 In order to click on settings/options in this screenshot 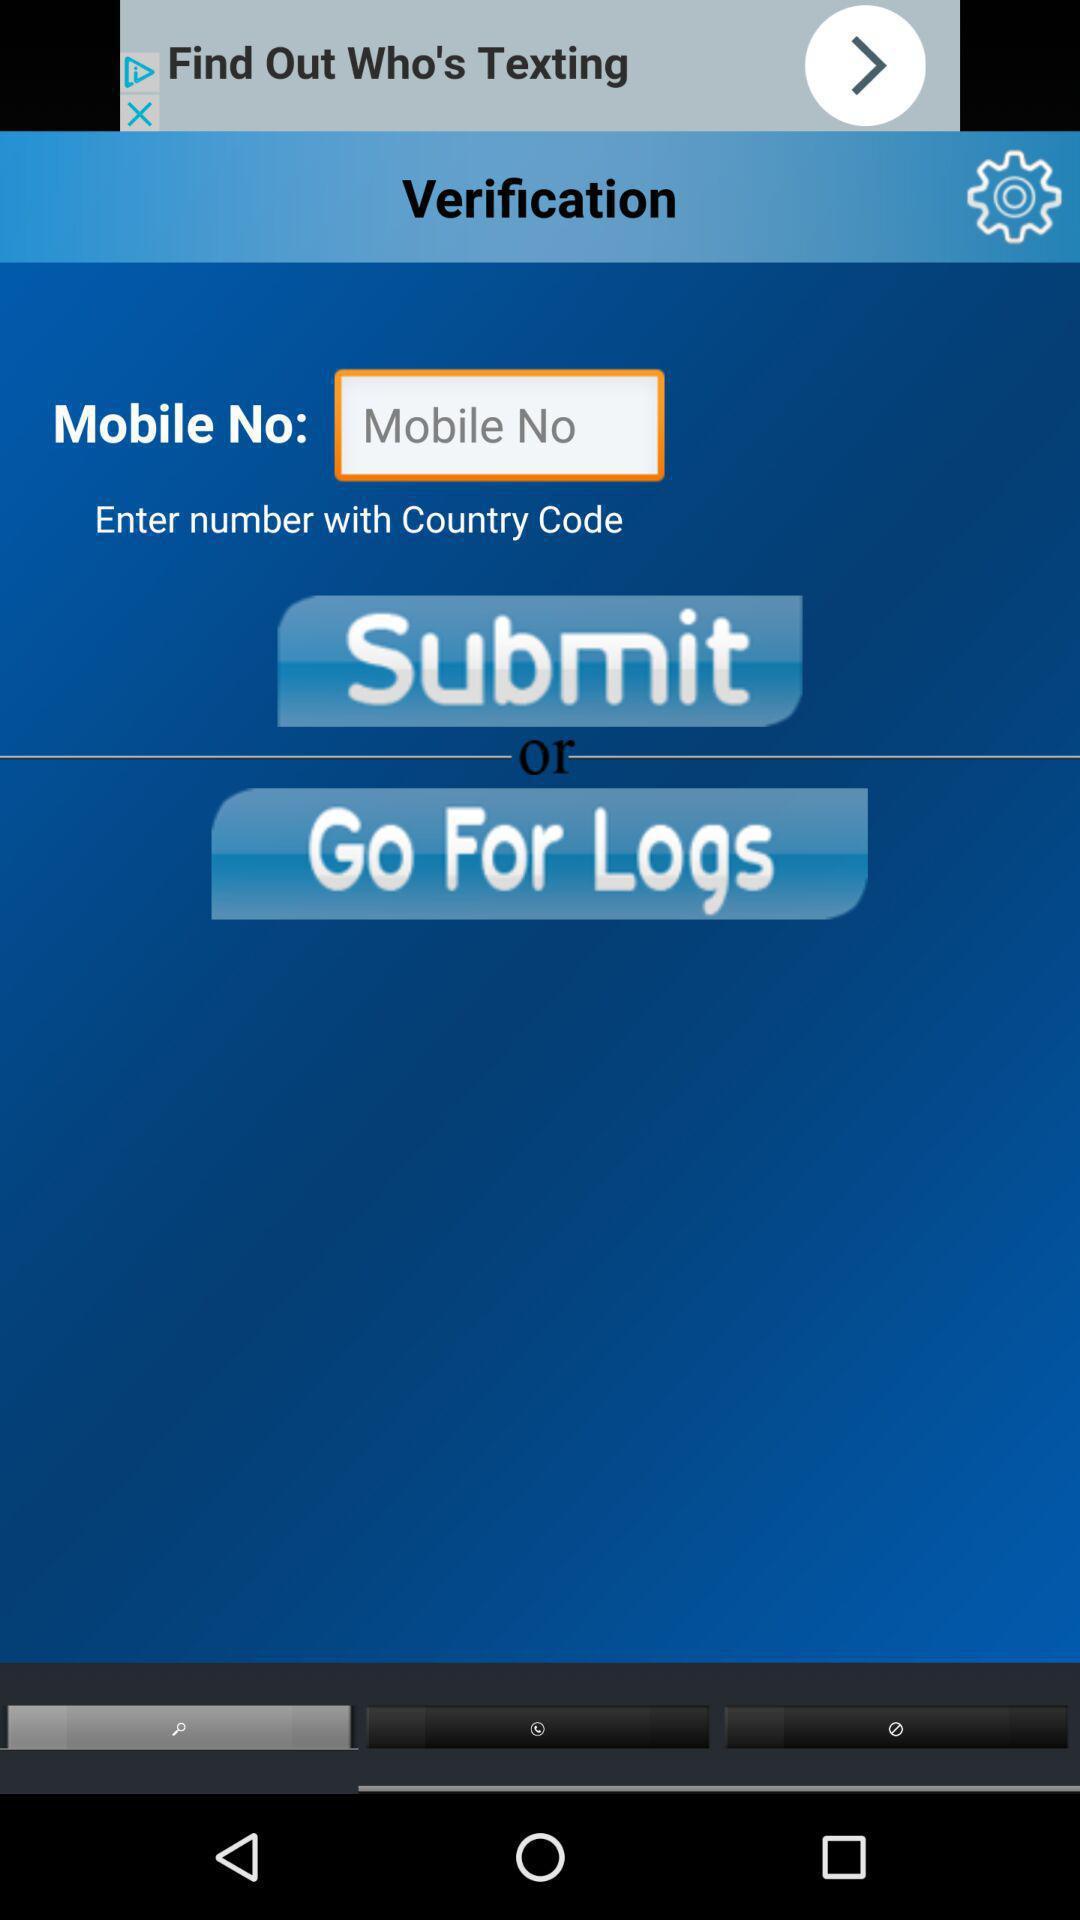, I will do `click(1014, 196)`.